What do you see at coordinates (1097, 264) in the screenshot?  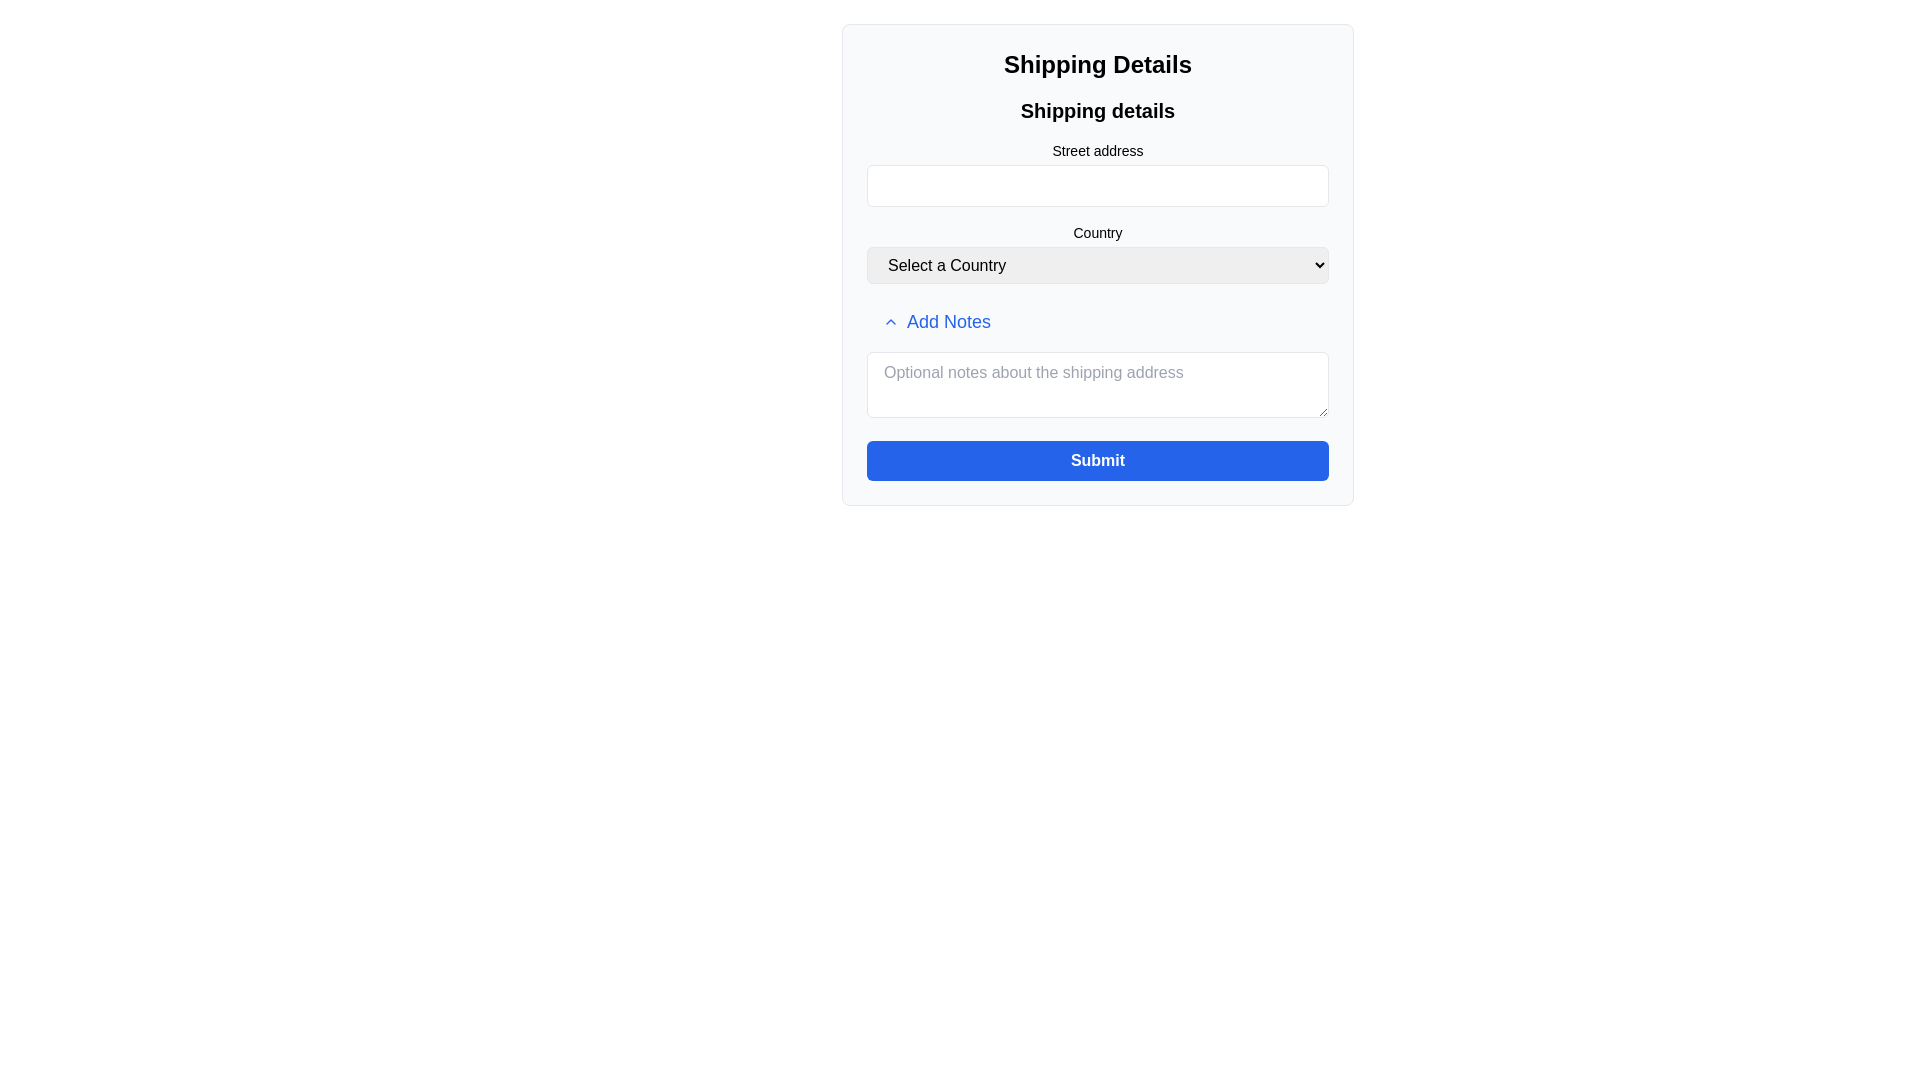 I see `an option from the dropdown menu located below the 'Country' label in the form` at bounding box center [1097, 264].